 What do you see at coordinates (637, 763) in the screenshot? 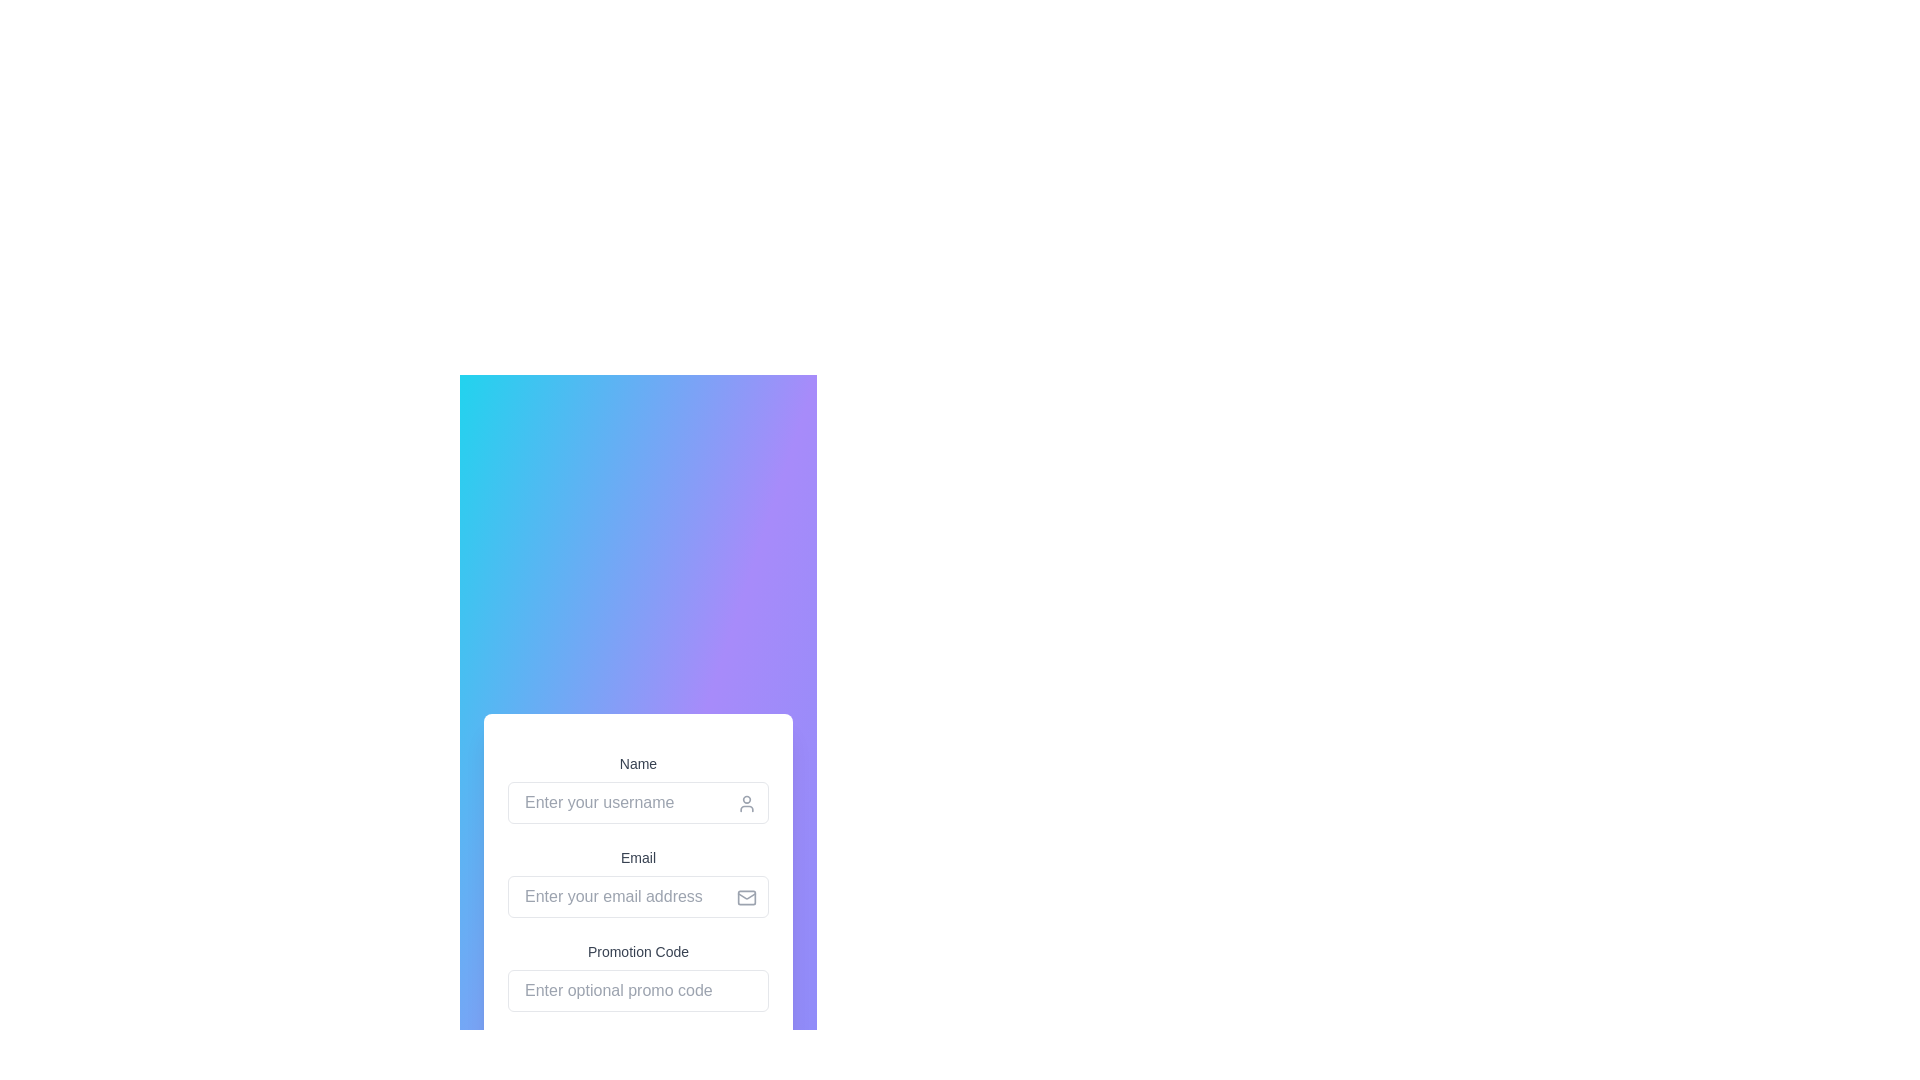
I see `text from the 'Name' label, which is styled with a small font size and light gray color, positioned above the input field` at bounding box center [637, 763].